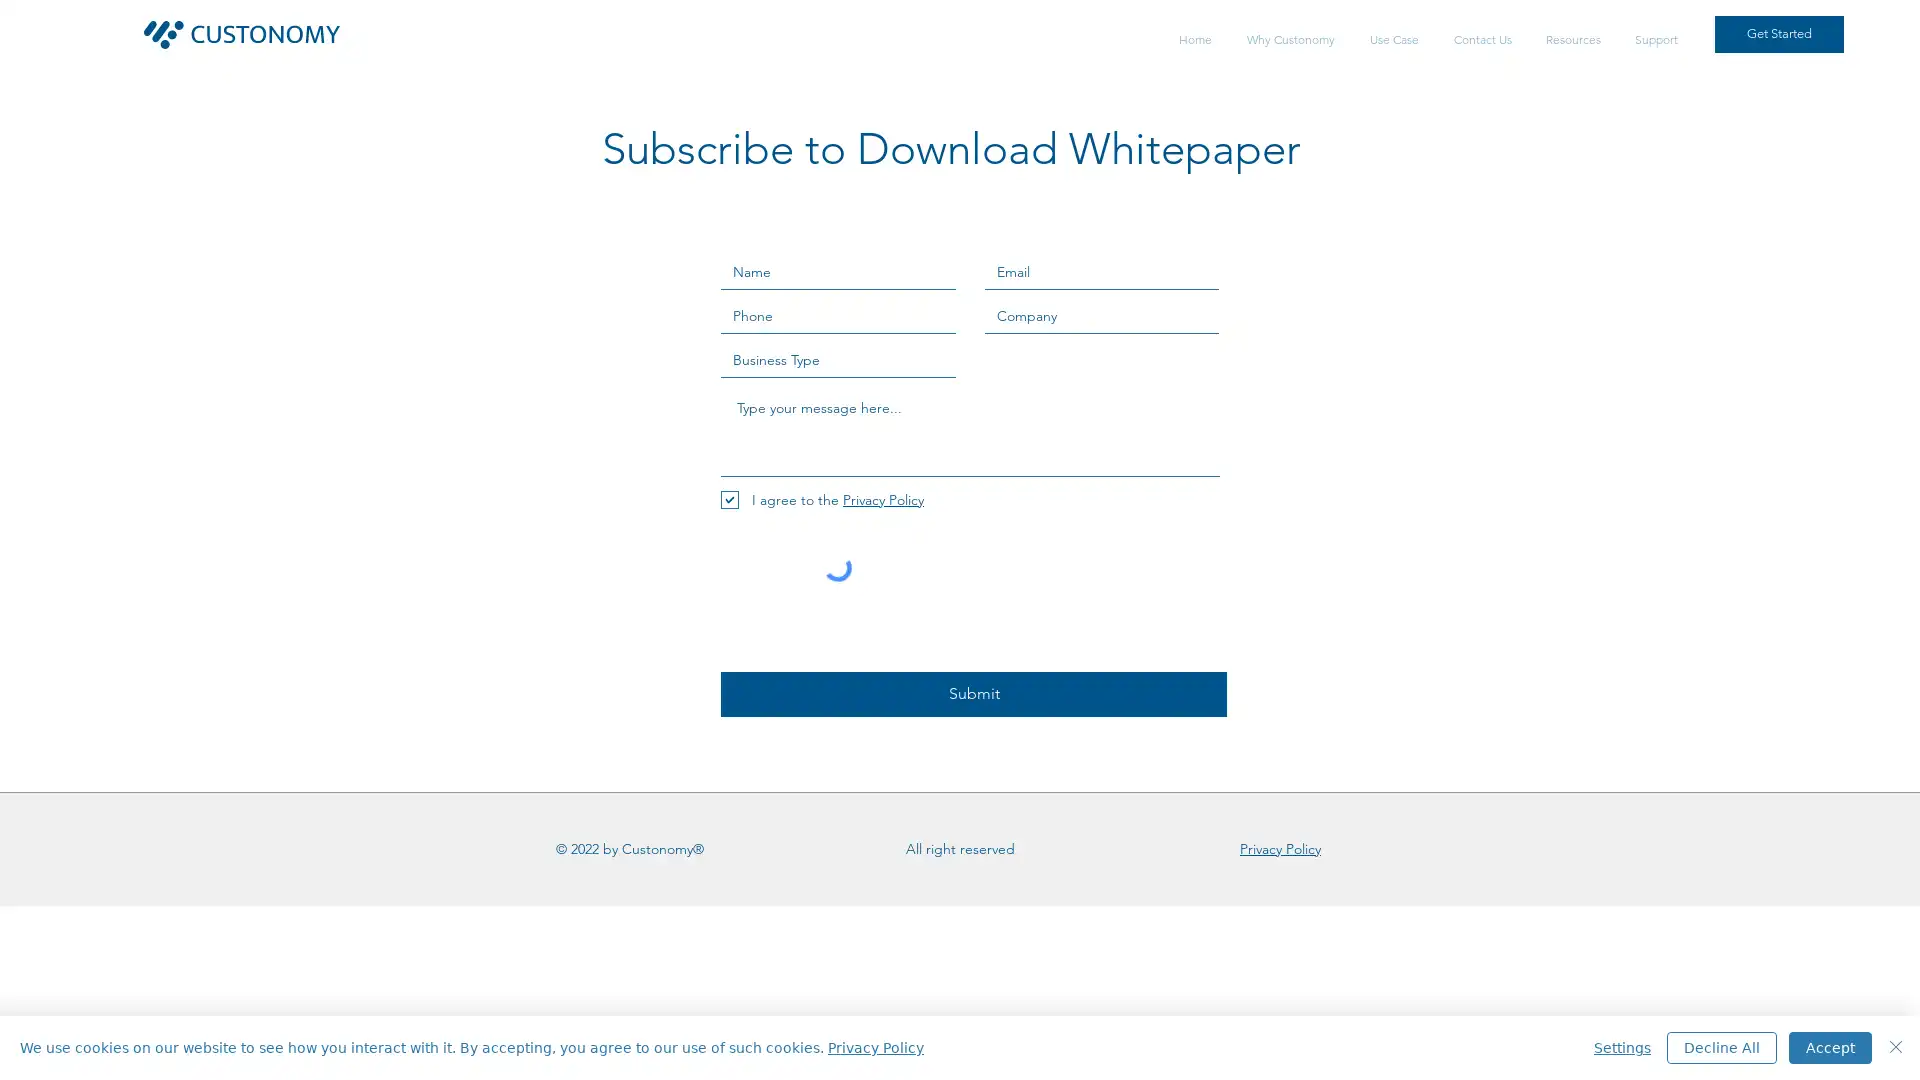 Image resolution: width=1920 pixels, height=1080 pixels. I want to click on Decline All, so click(1721, 1047).